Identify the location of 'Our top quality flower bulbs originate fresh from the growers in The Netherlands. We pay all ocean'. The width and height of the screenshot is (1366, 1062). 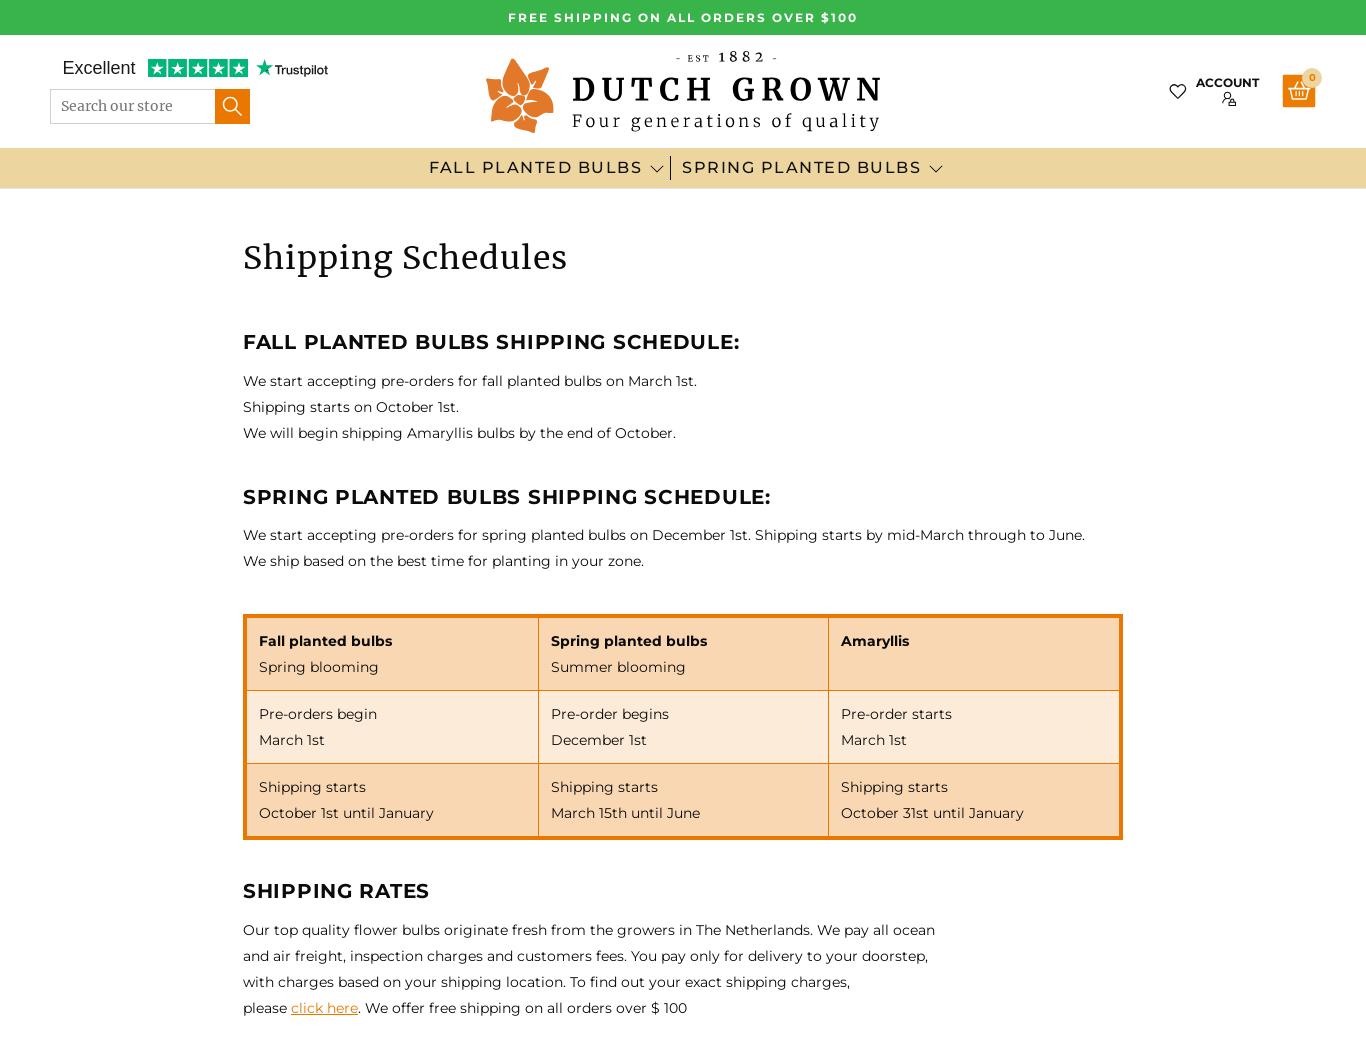
(588, 928).